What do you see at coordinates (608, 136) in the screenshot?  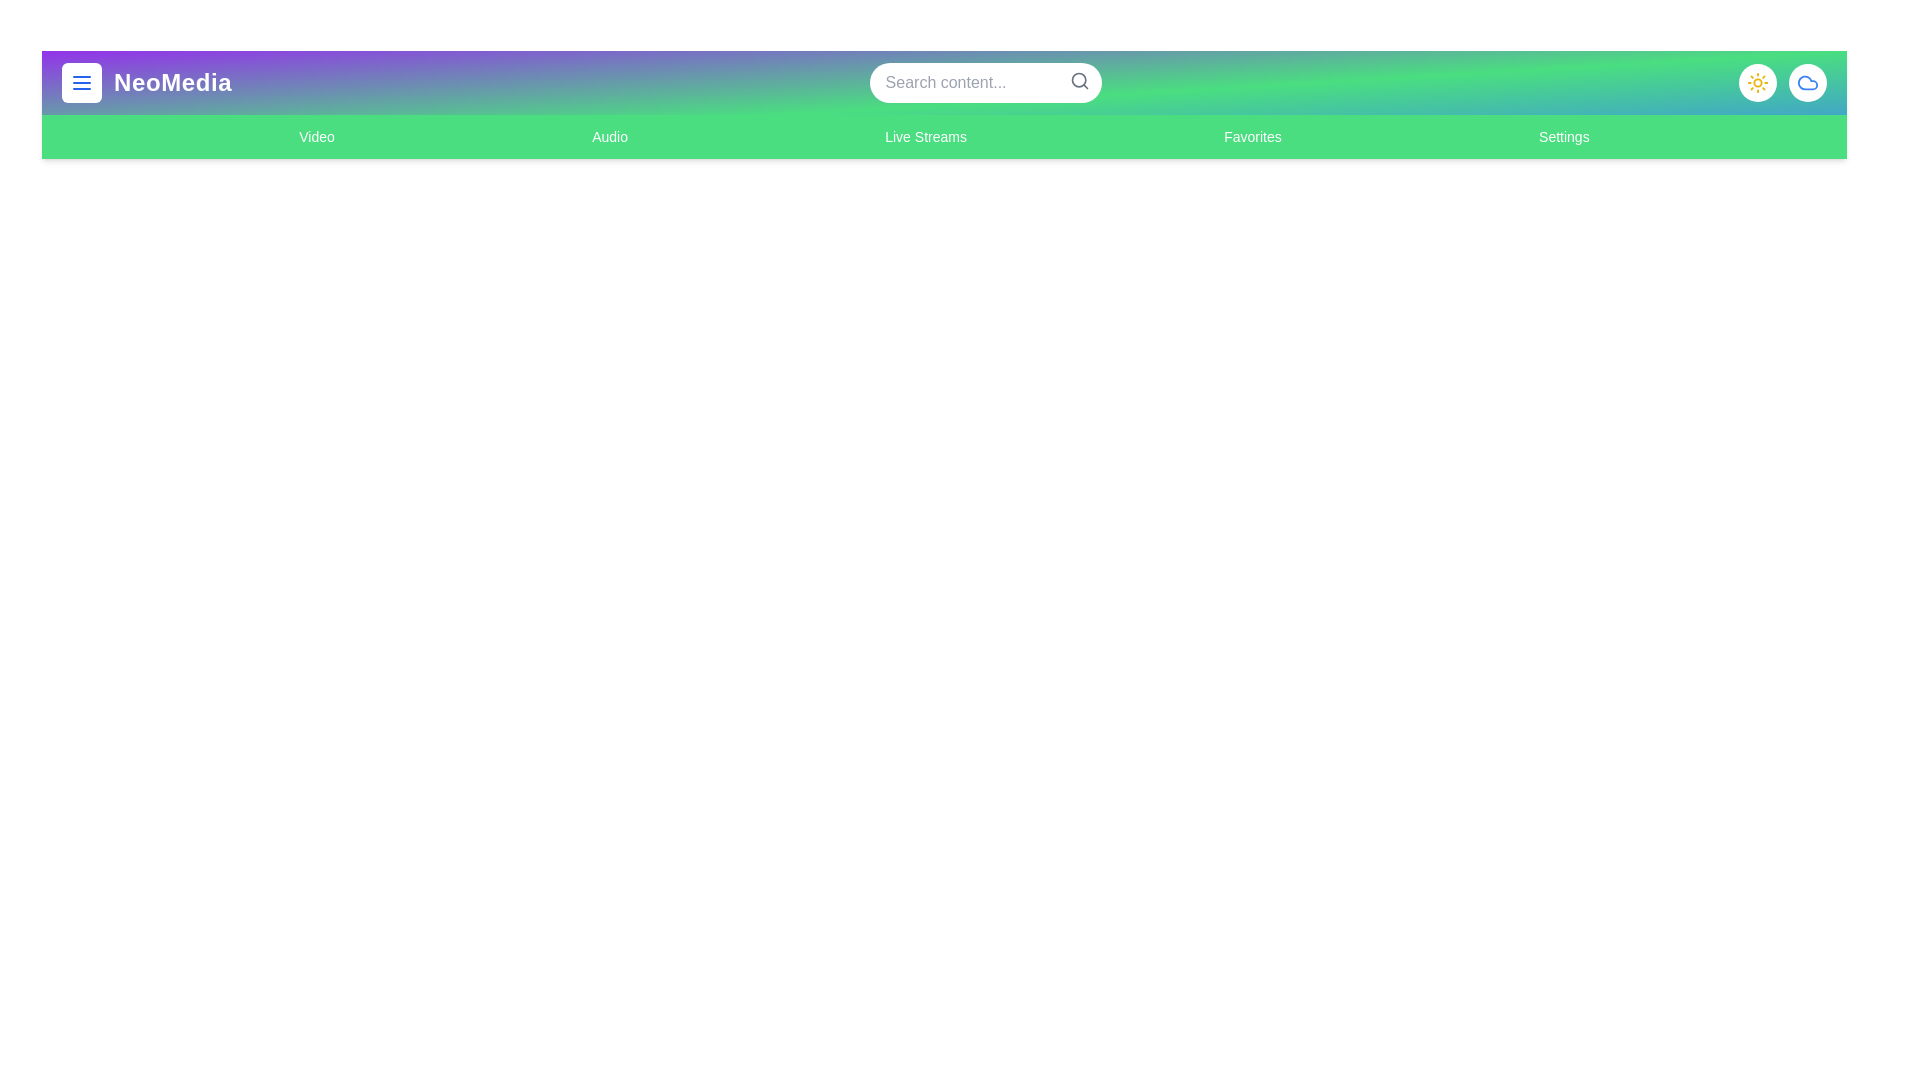 I see `the navigation link labeled Audio` at bounding box center [608, 136].